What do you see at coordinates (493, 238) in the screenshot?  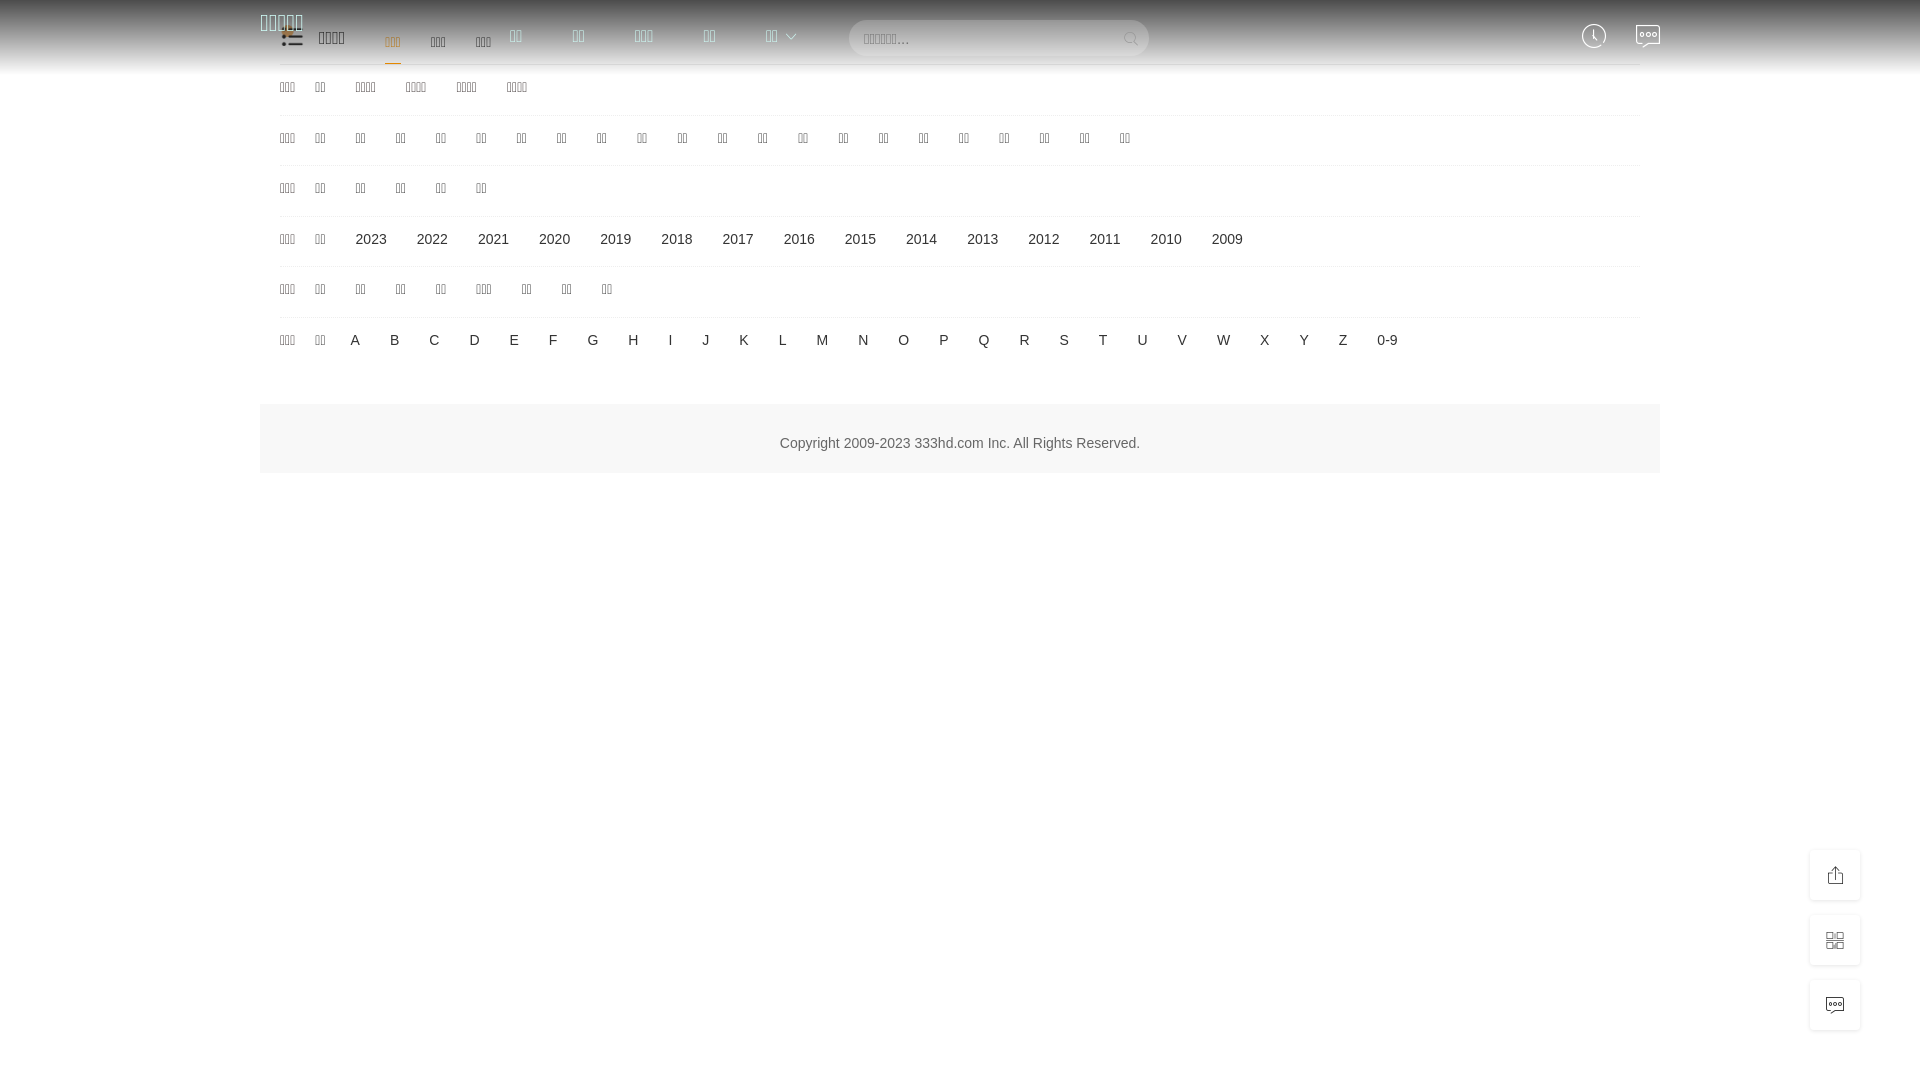 I see `'2021'` at bounding box center [493, 238].